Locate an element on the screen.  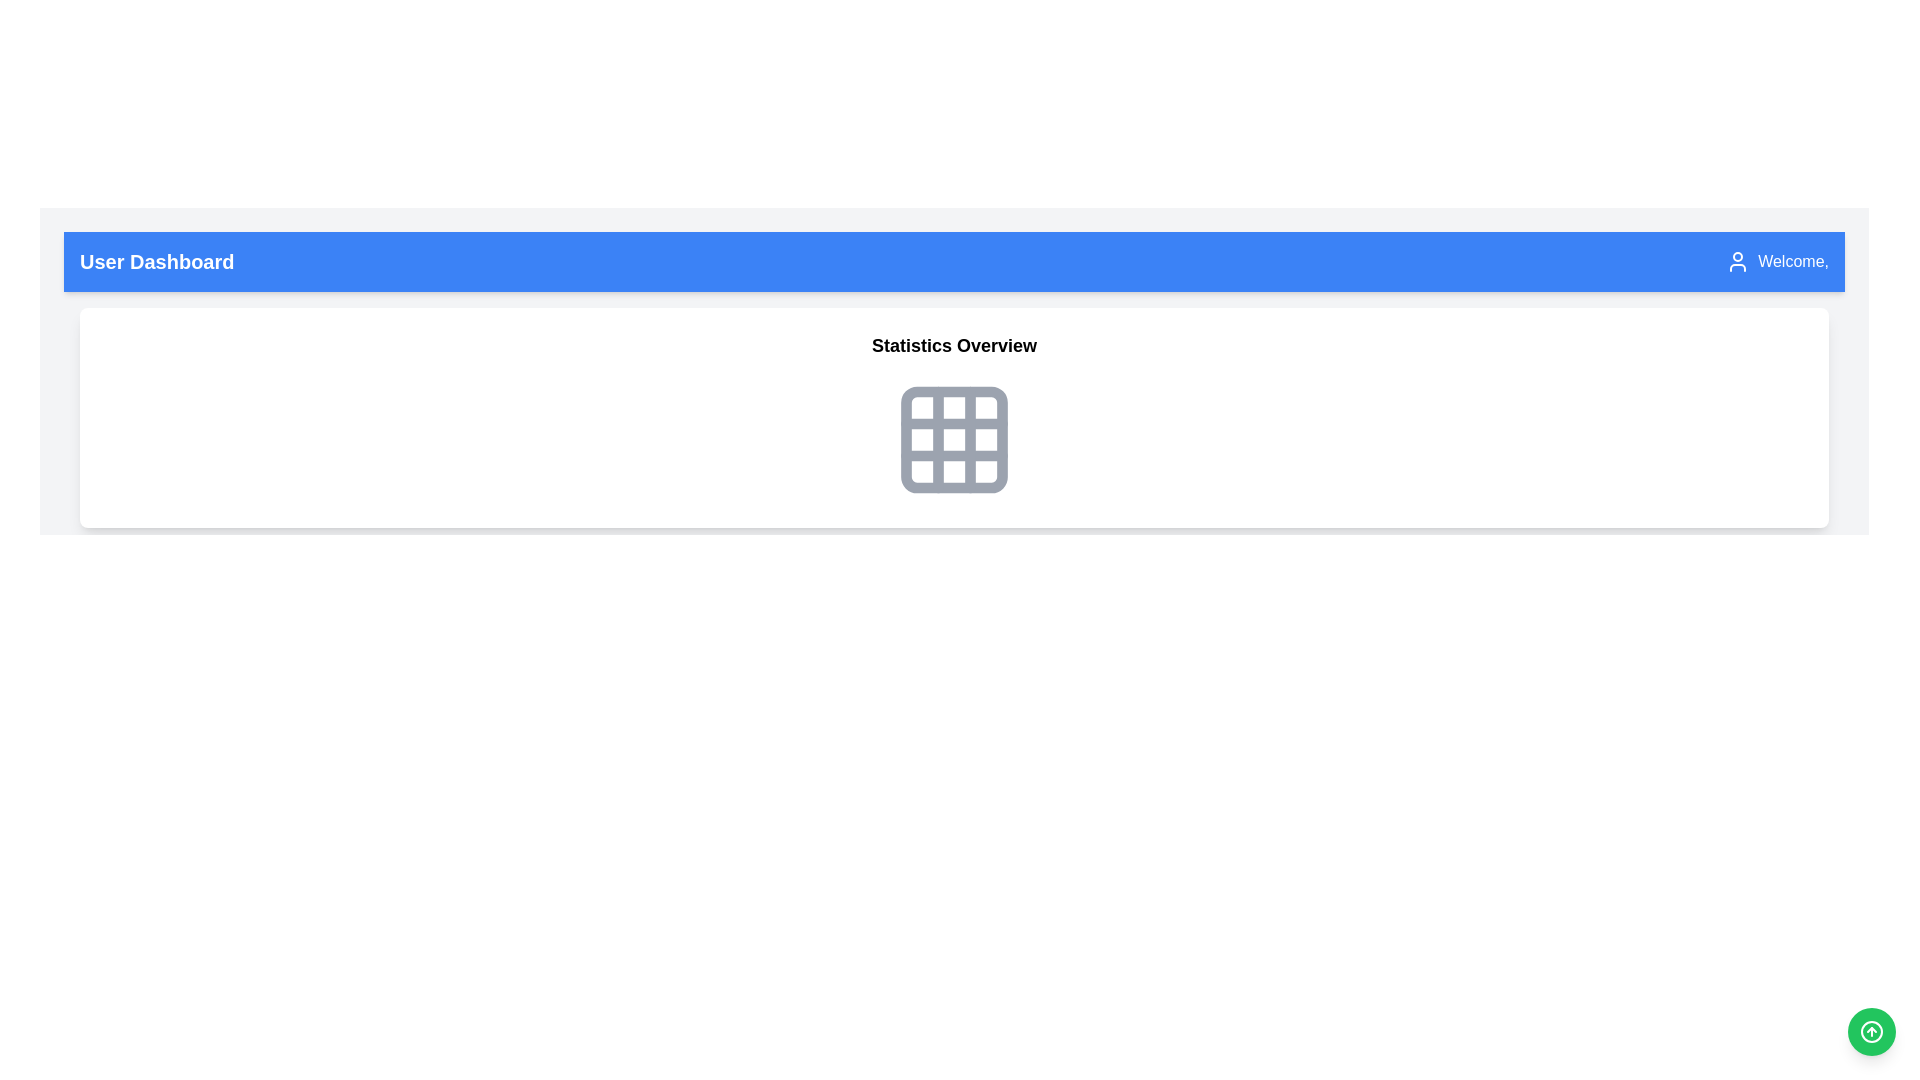
the distinct scroll-to-top button located at the bottom-right corner of the interface to quickly scroll back to the top of the page is located at coordinates (1871, 1032).